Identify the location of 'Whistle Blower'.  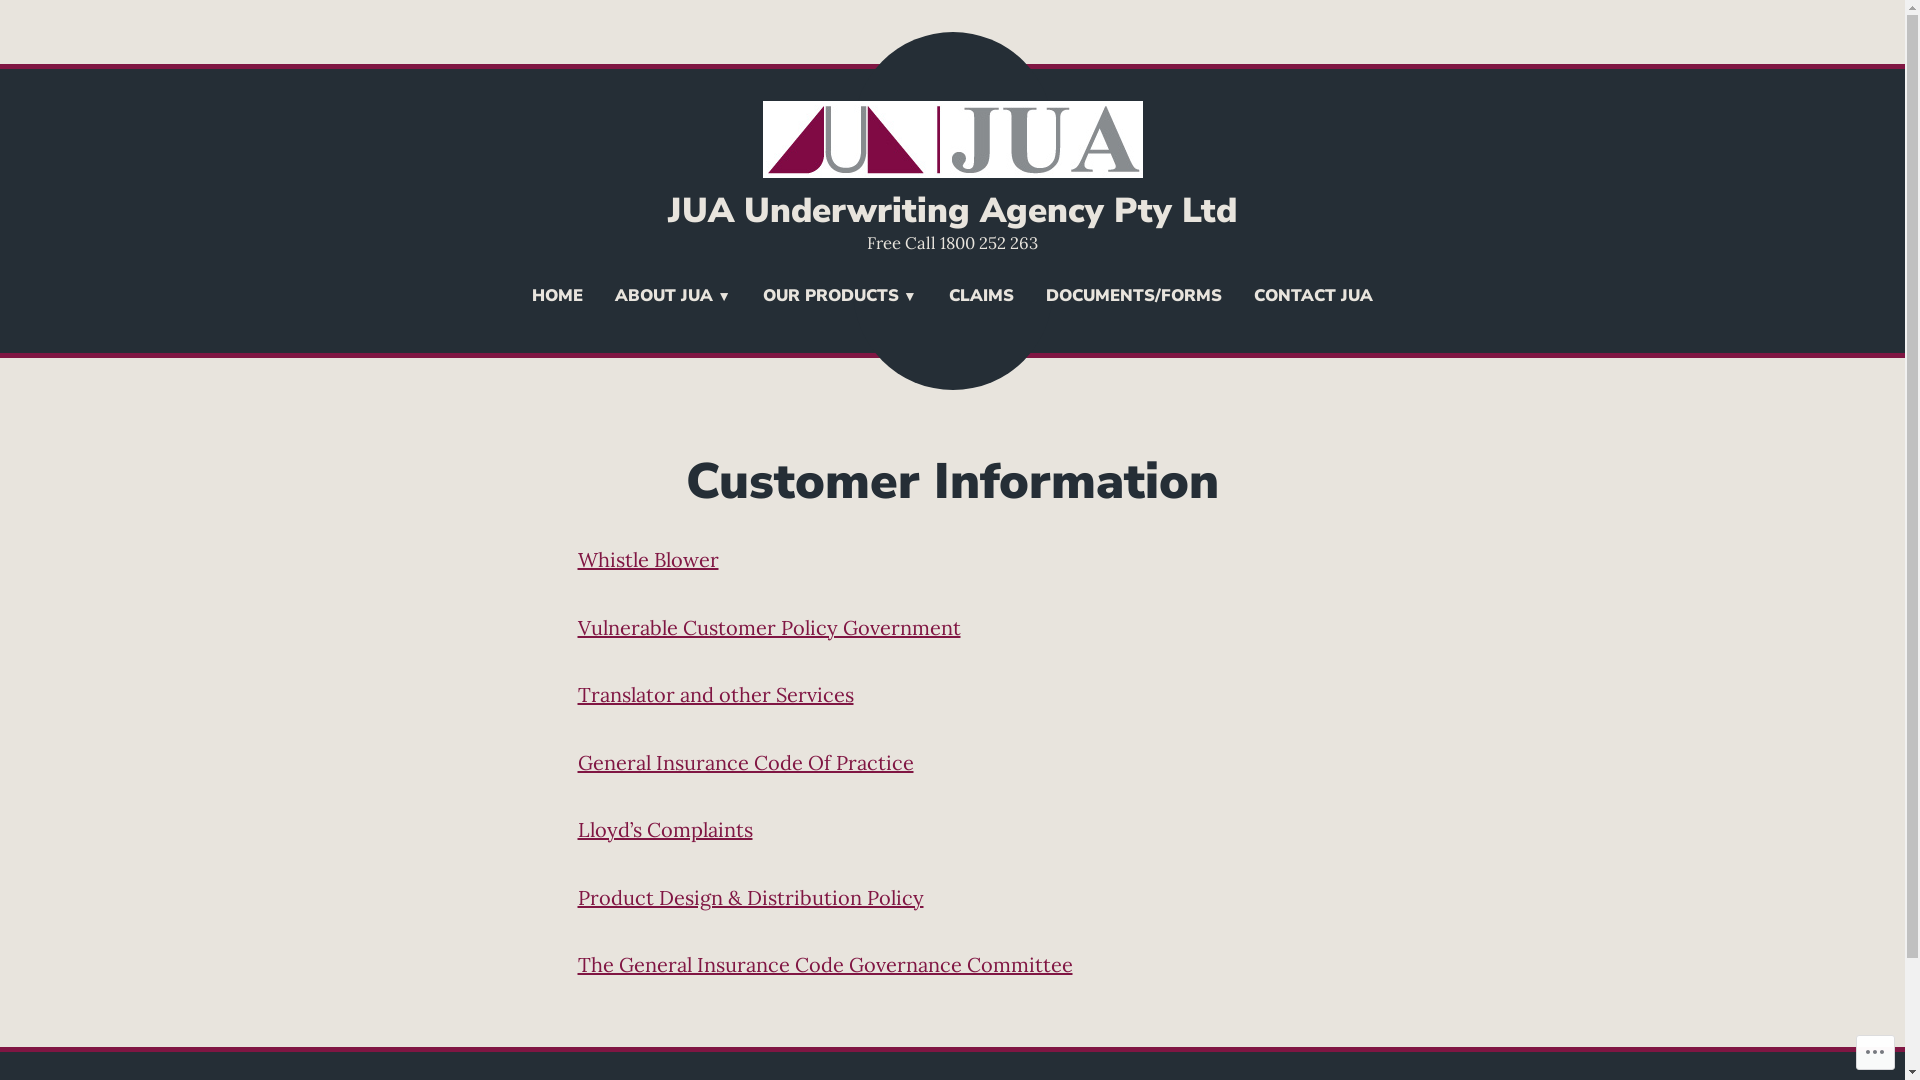
(648, 559).